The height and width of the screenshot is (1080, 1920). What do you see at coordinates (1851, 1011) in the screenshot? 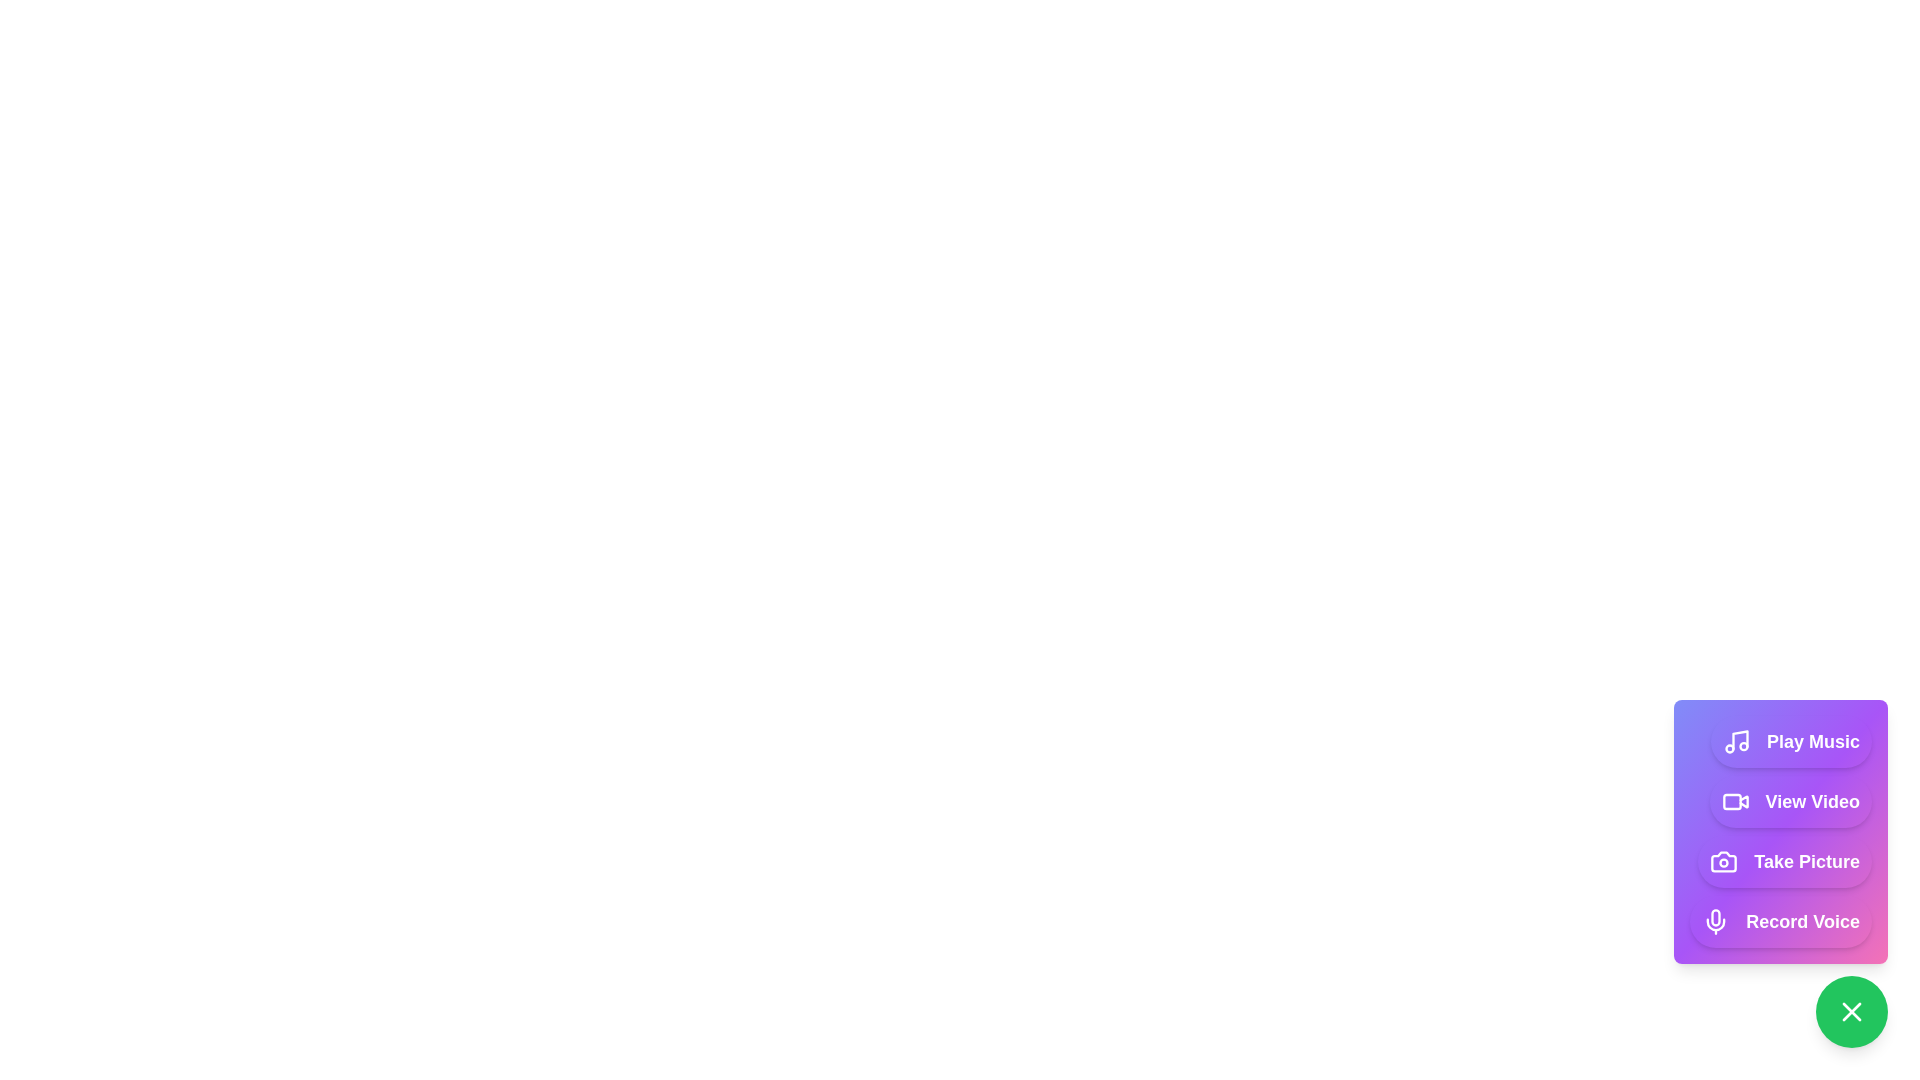
I see `toggle button at the bottom-right corner to hide the menu` at bounding box center [1851, 1011].